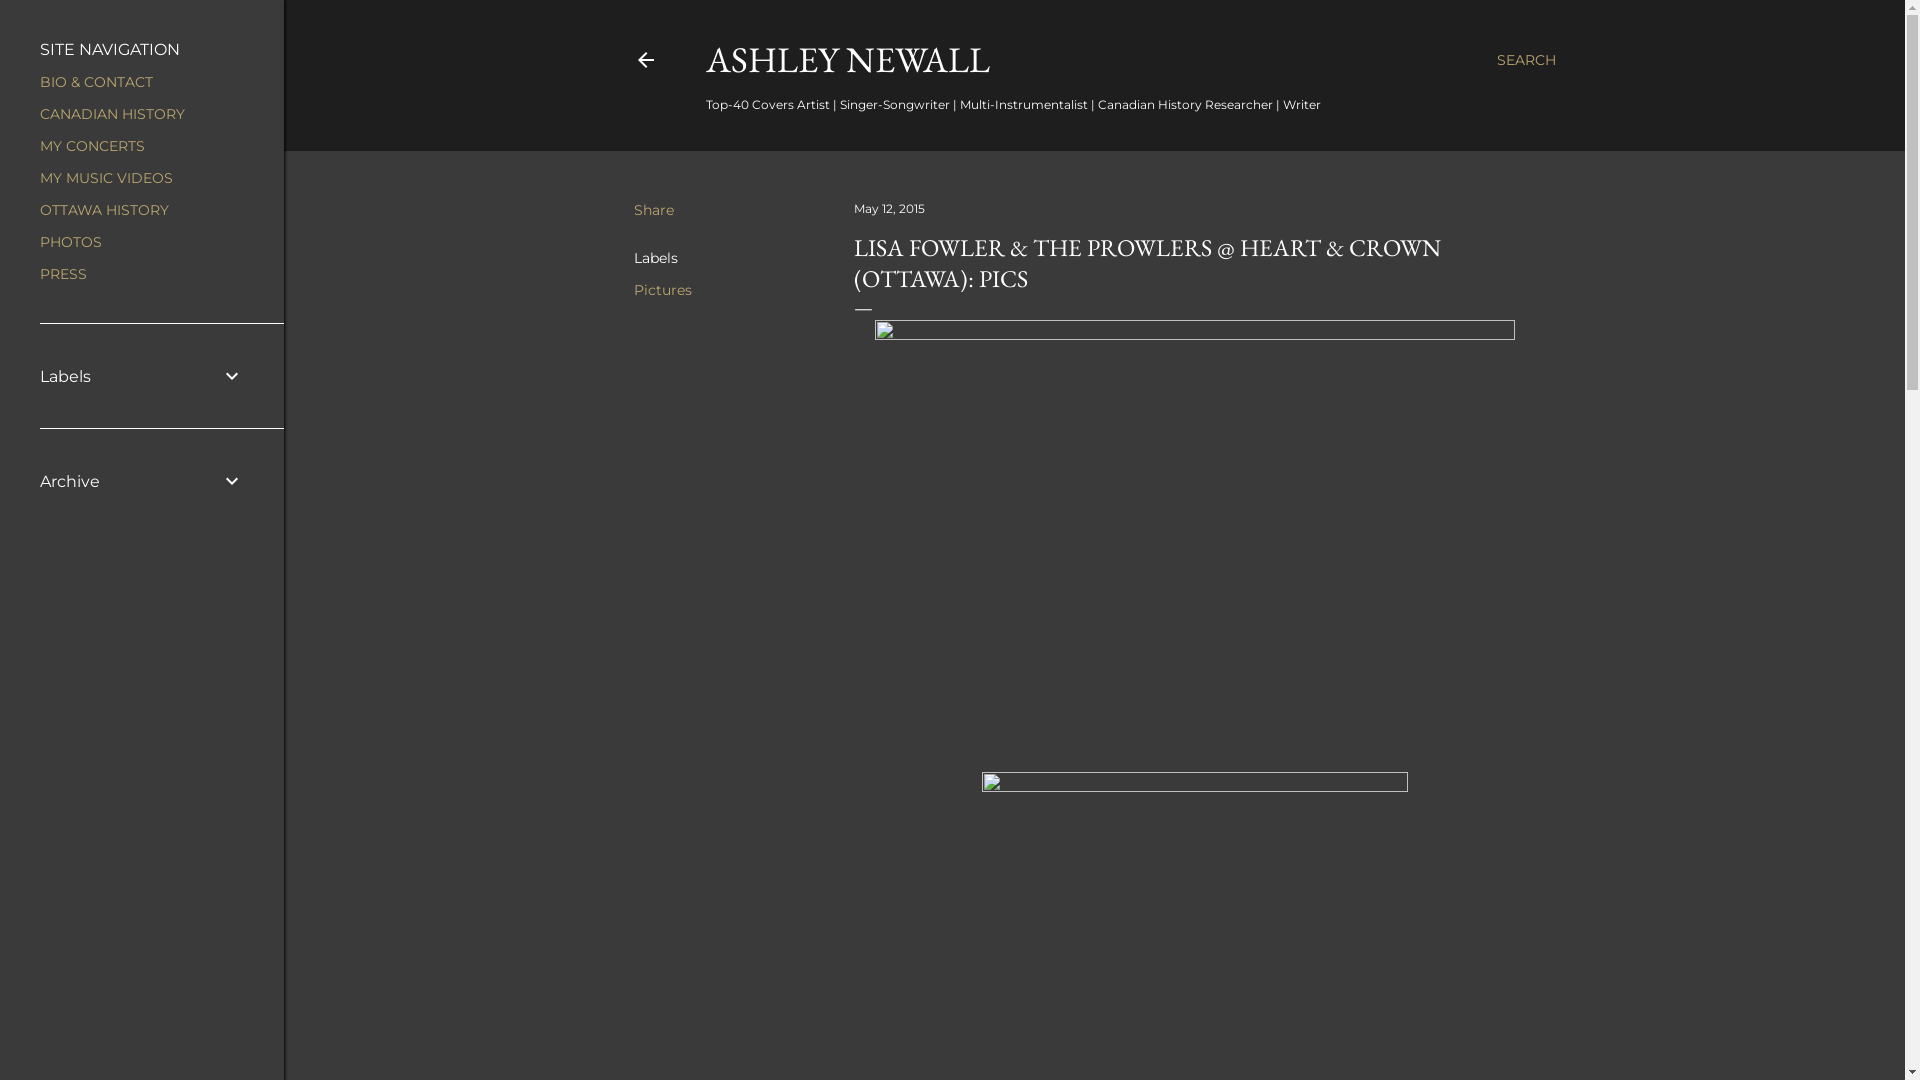 The height and width of the screenshot is (1080, 1920). Describe the element at coordinates (63, 273) in the screenshot. I see `'PRESS'` at that location.